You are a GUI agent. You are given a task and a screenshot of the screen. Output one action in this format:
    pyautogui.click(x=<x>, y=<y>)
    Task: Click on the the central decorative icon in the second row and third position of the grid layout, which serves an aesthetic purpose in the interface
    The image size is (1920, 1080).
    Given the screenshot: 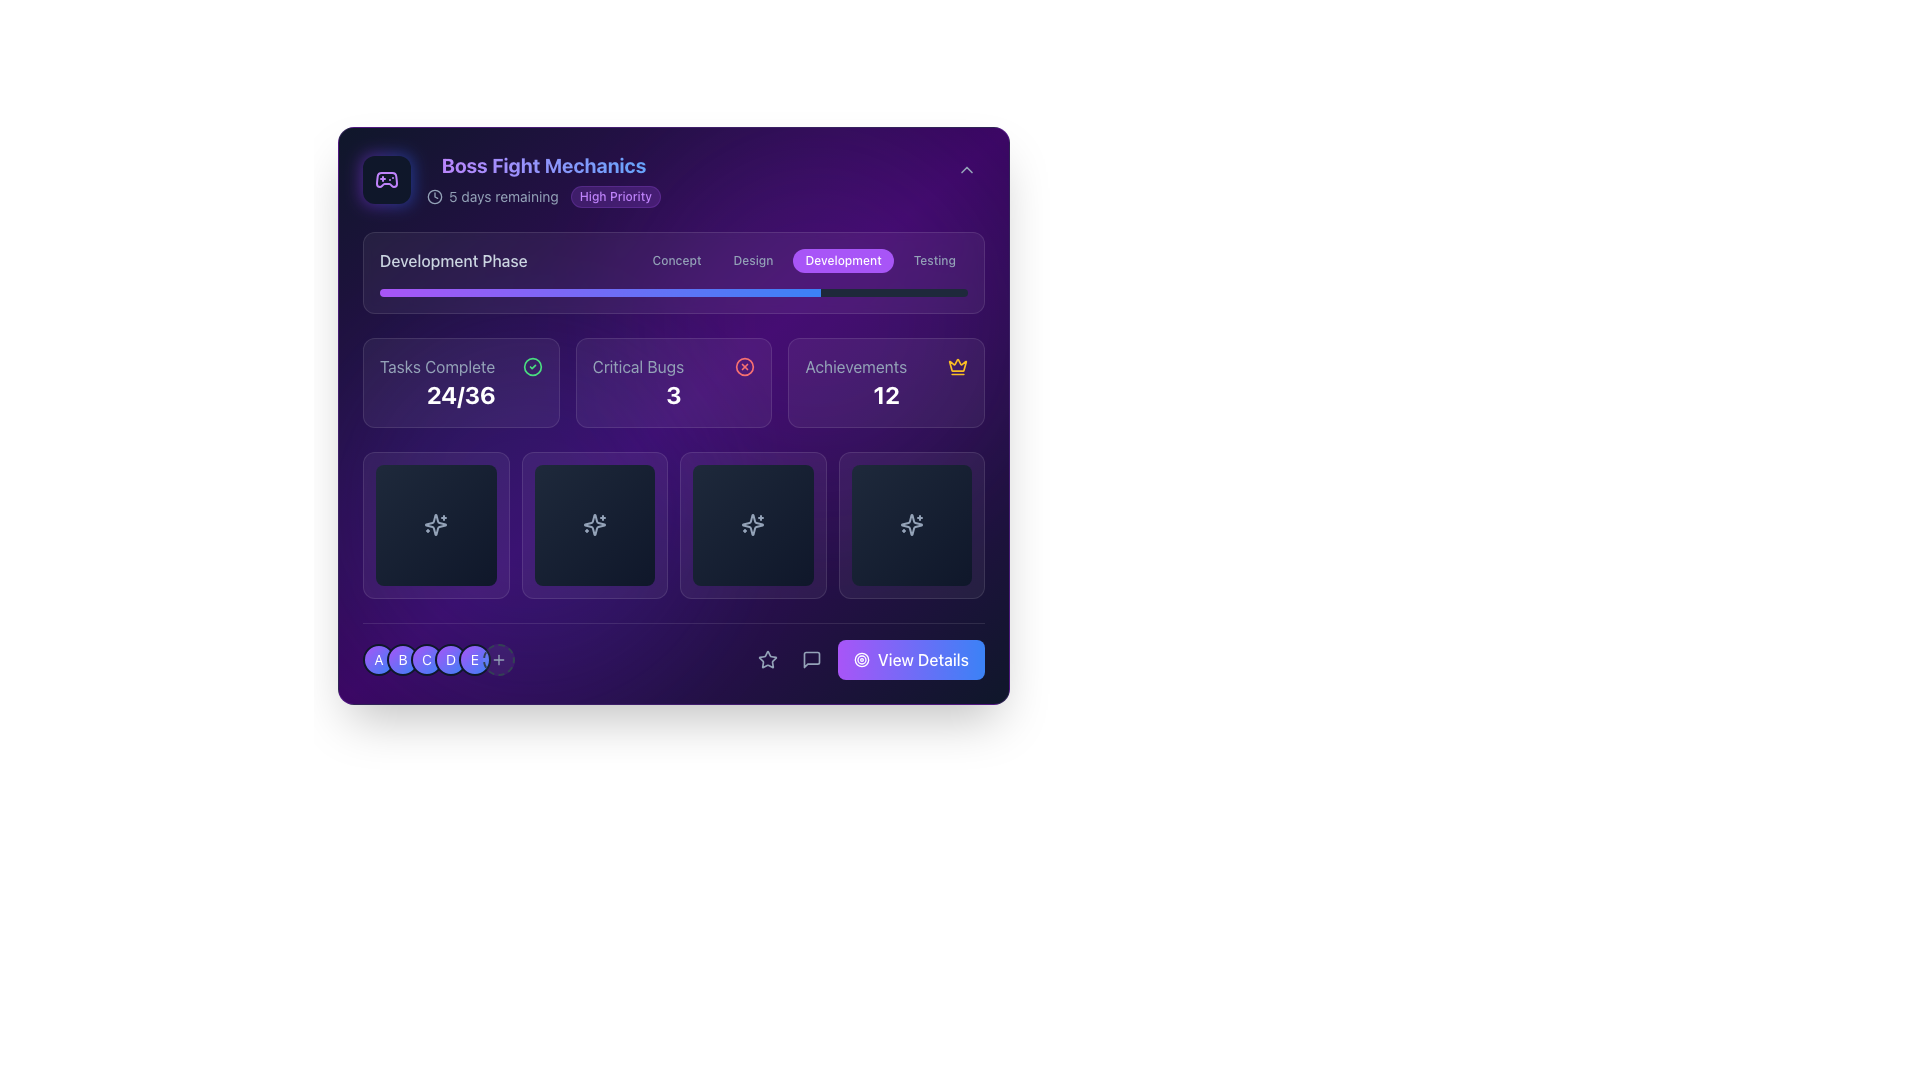 What is the action you would take?
    pyautogui.click(x=752, y=524)
    